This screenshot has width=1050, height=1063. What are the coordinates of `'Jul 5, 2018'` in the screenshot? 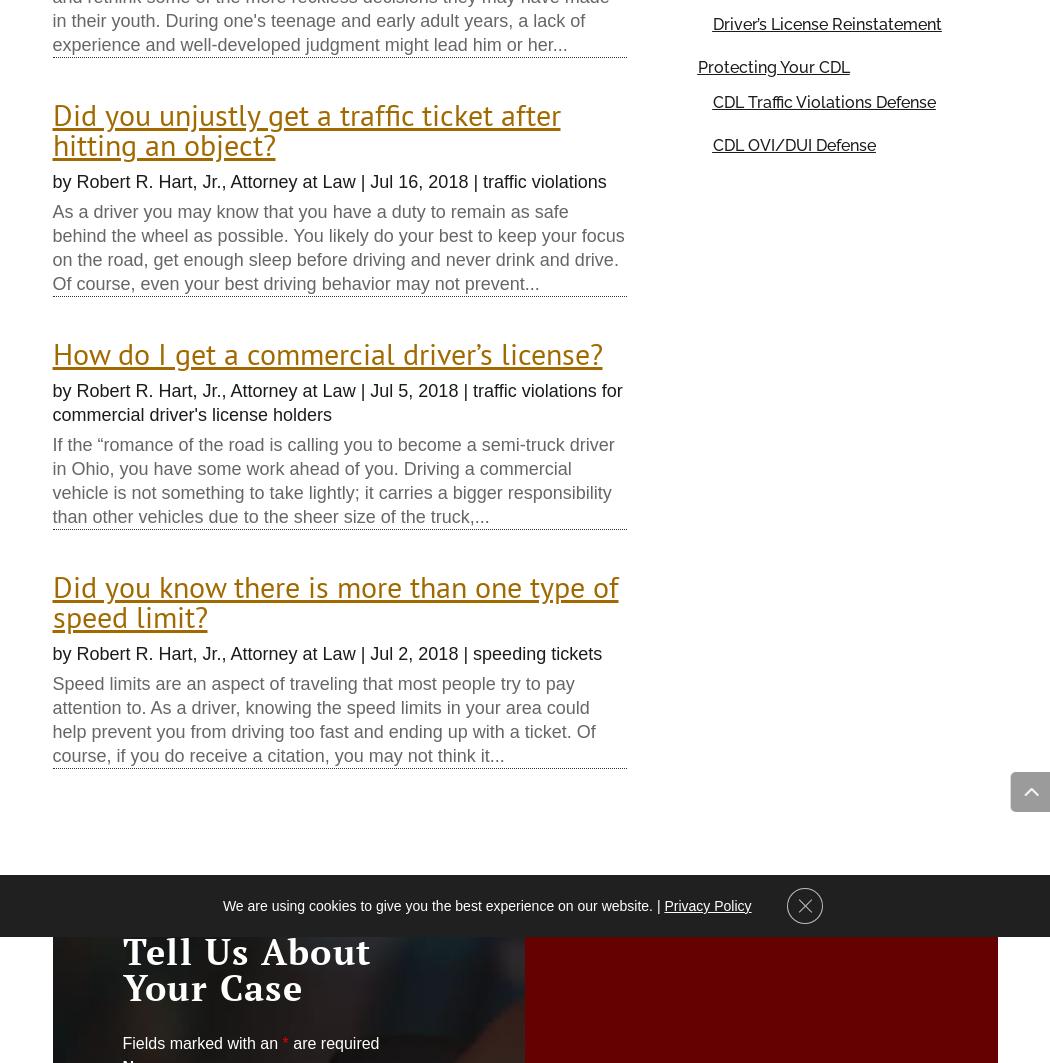 It's located at (413, 390).